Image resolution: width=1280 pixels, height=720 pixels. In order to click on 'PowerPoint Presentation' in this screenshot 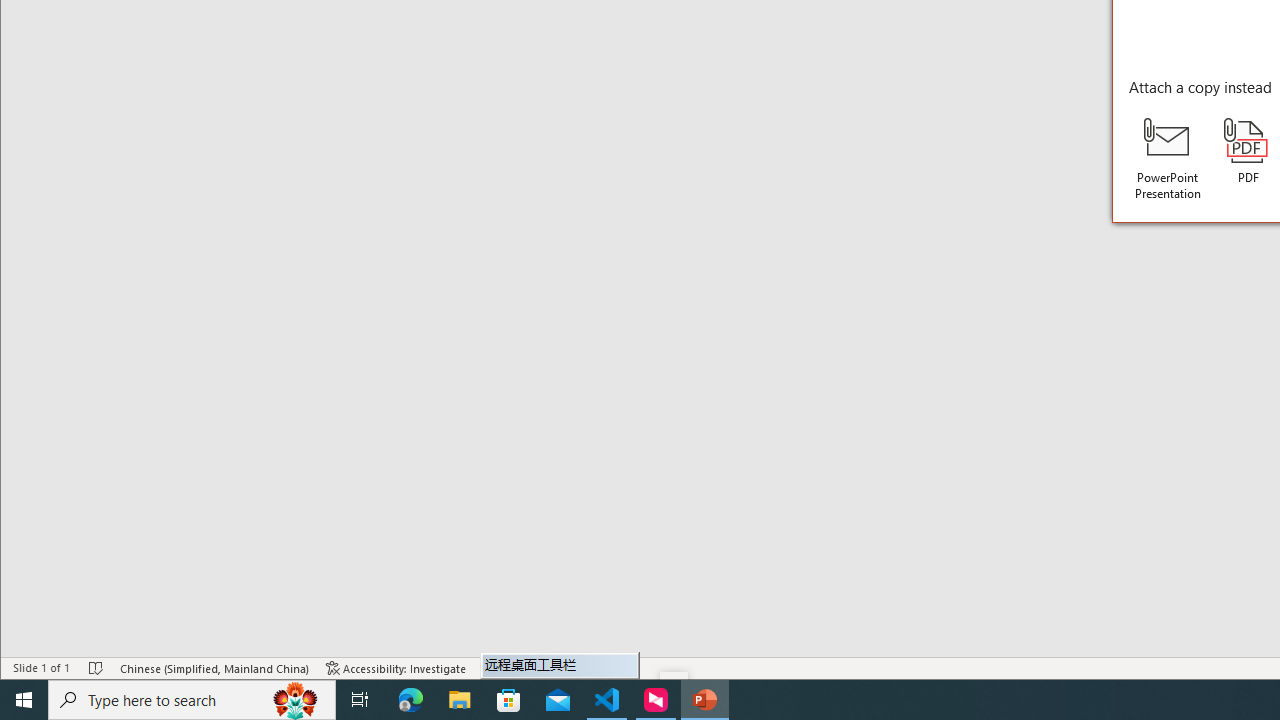, I will do `click(1168, 158)`.